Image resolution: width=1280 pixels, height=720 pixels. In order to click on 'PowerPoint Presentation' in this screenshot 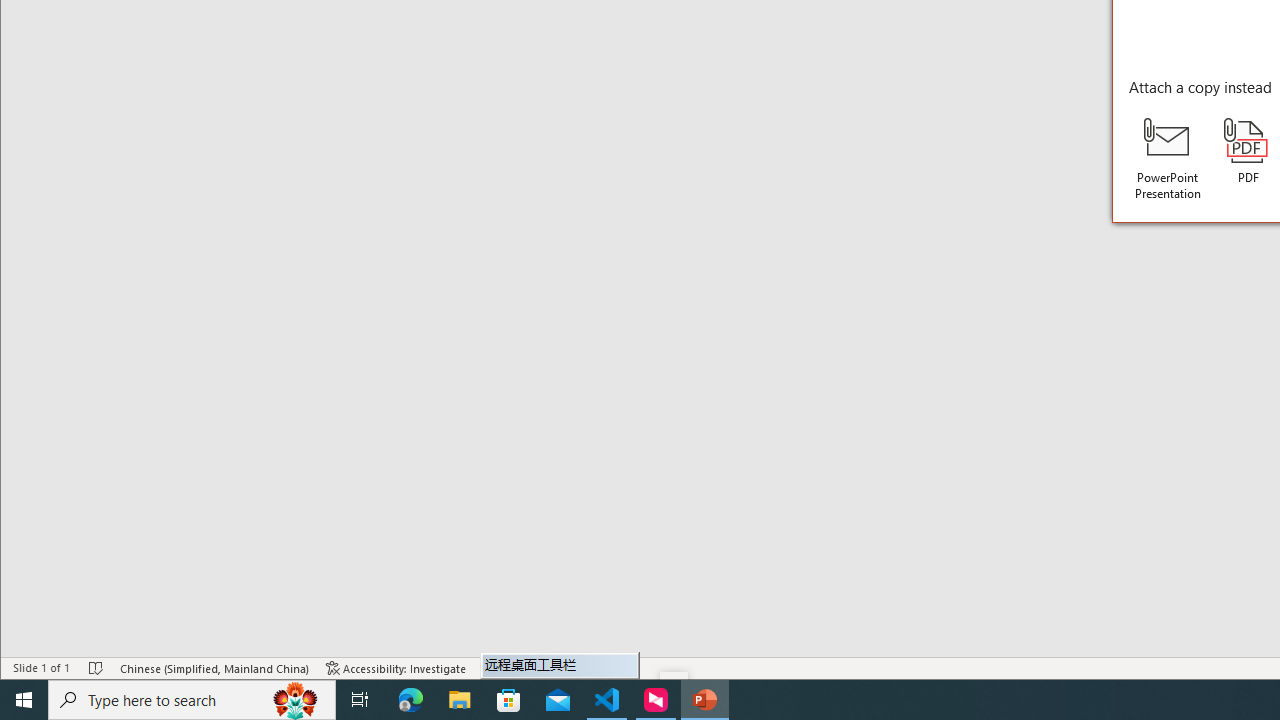, I will do `click(1168, 158)`.